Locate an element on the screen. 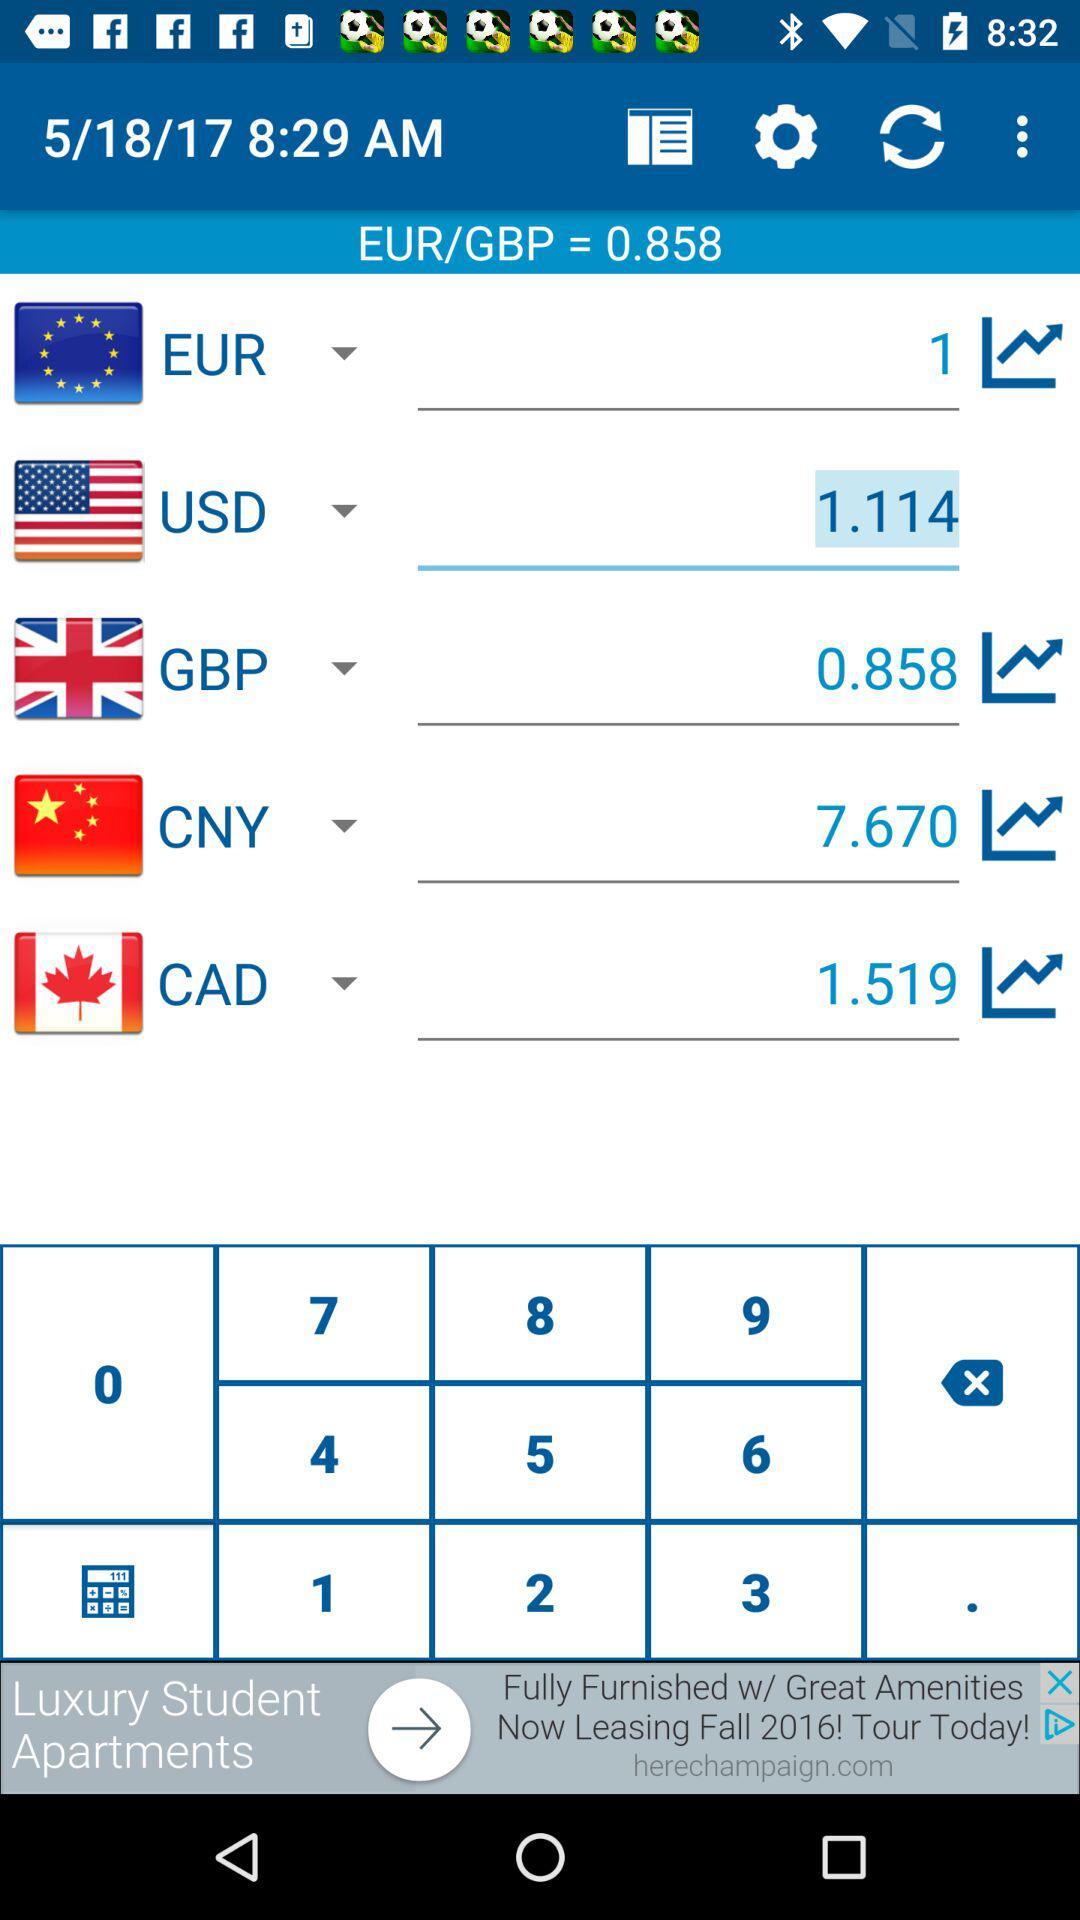 The height and width of the screenshot is (1920, 1080). open advertisement is located at coordinates (540, 1727).